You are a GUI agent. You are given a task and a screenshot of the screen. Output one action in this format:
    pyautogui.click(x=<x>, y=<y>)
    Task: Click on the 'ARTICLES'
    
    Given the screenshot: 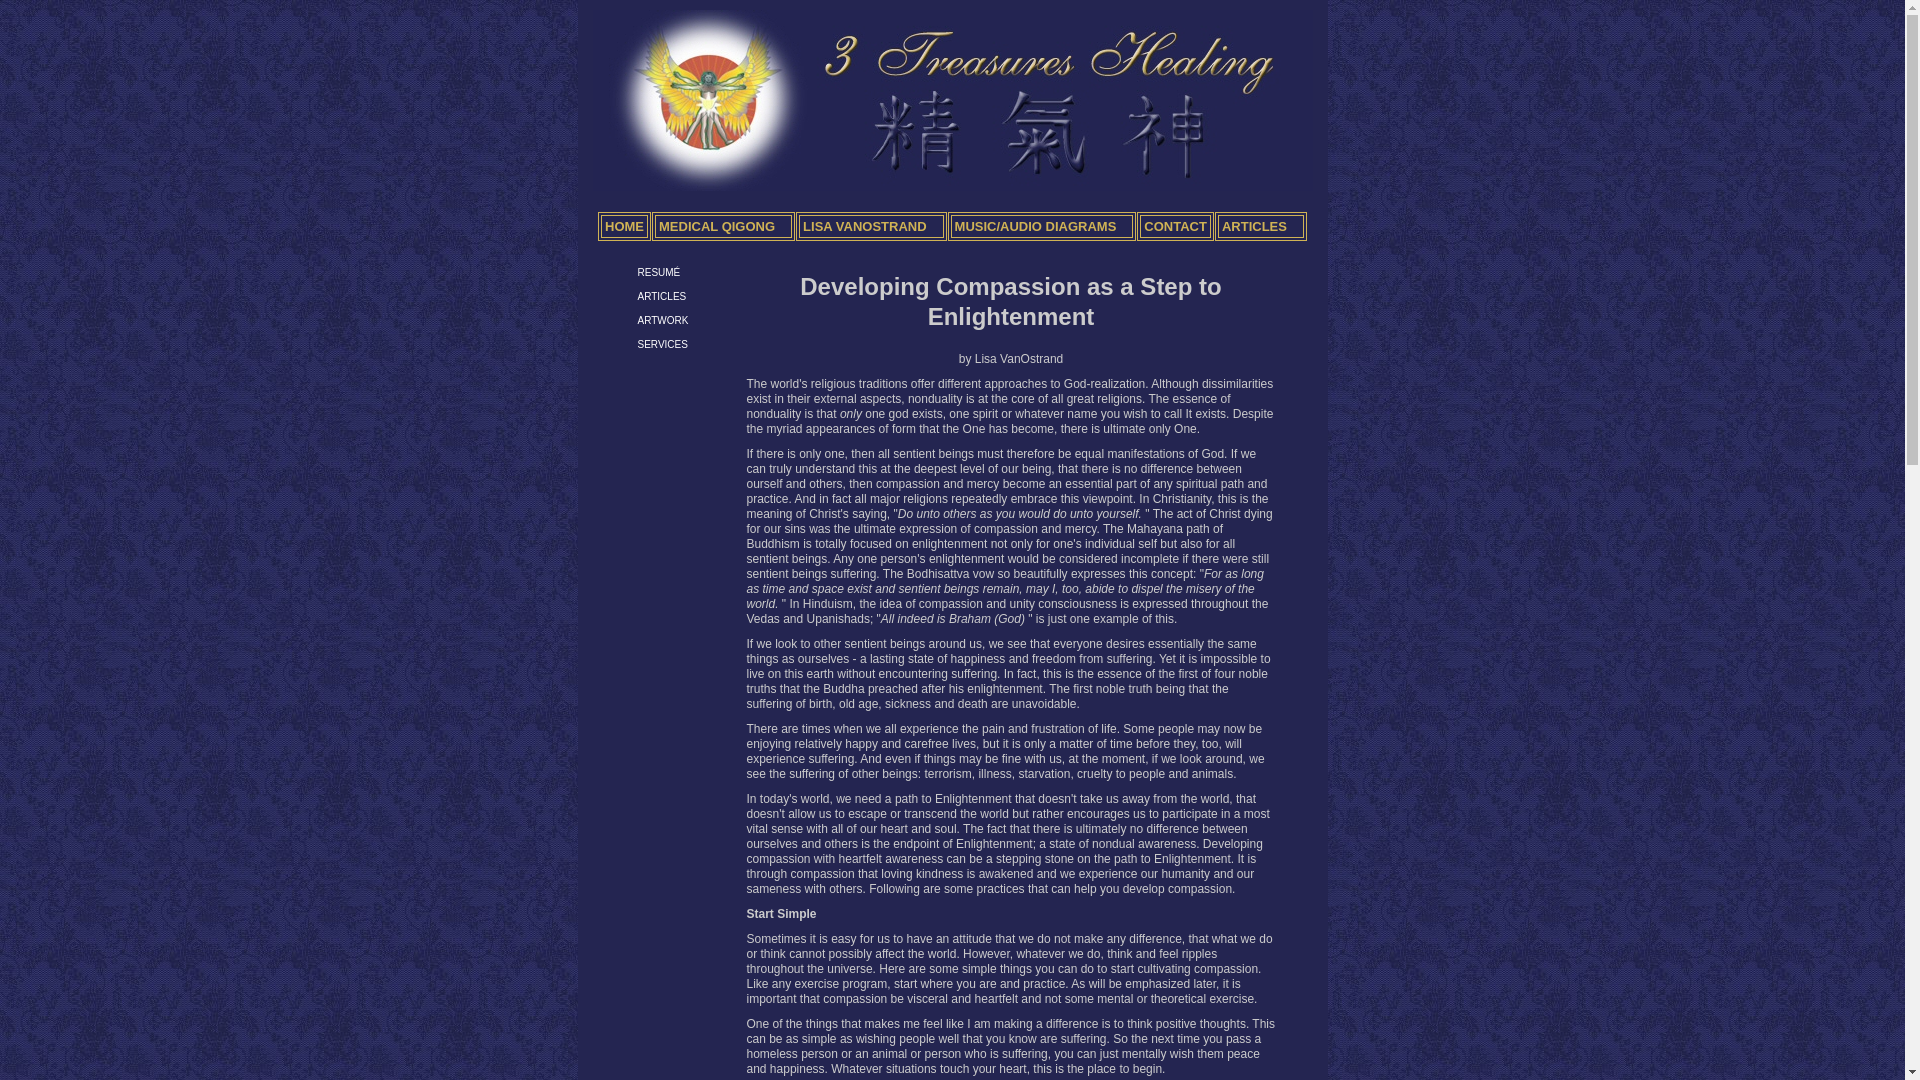 What is the action you would take?
    pyautogui.click(x=1213, y=225)
    